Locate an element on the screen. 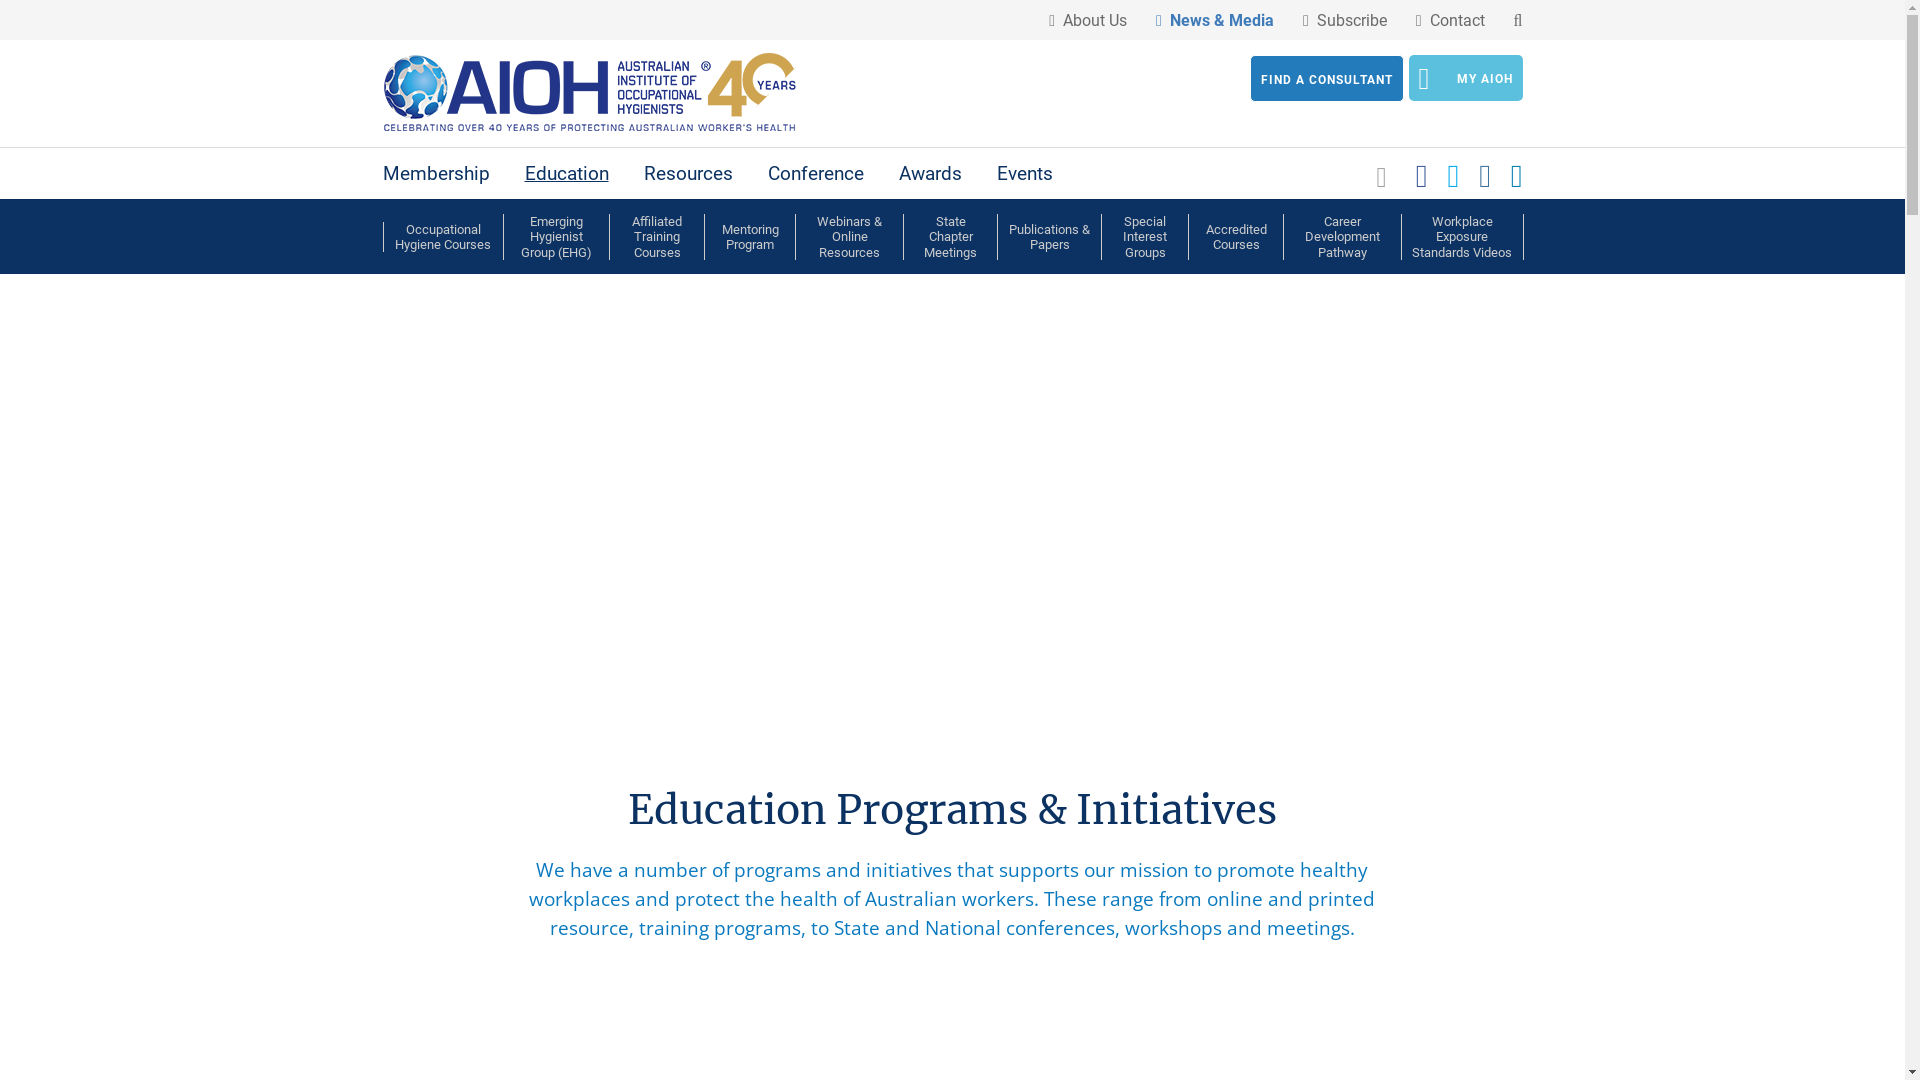 This screenshot has height=1080, width=1920. 'Resources' is located at coordinates (688, 172).